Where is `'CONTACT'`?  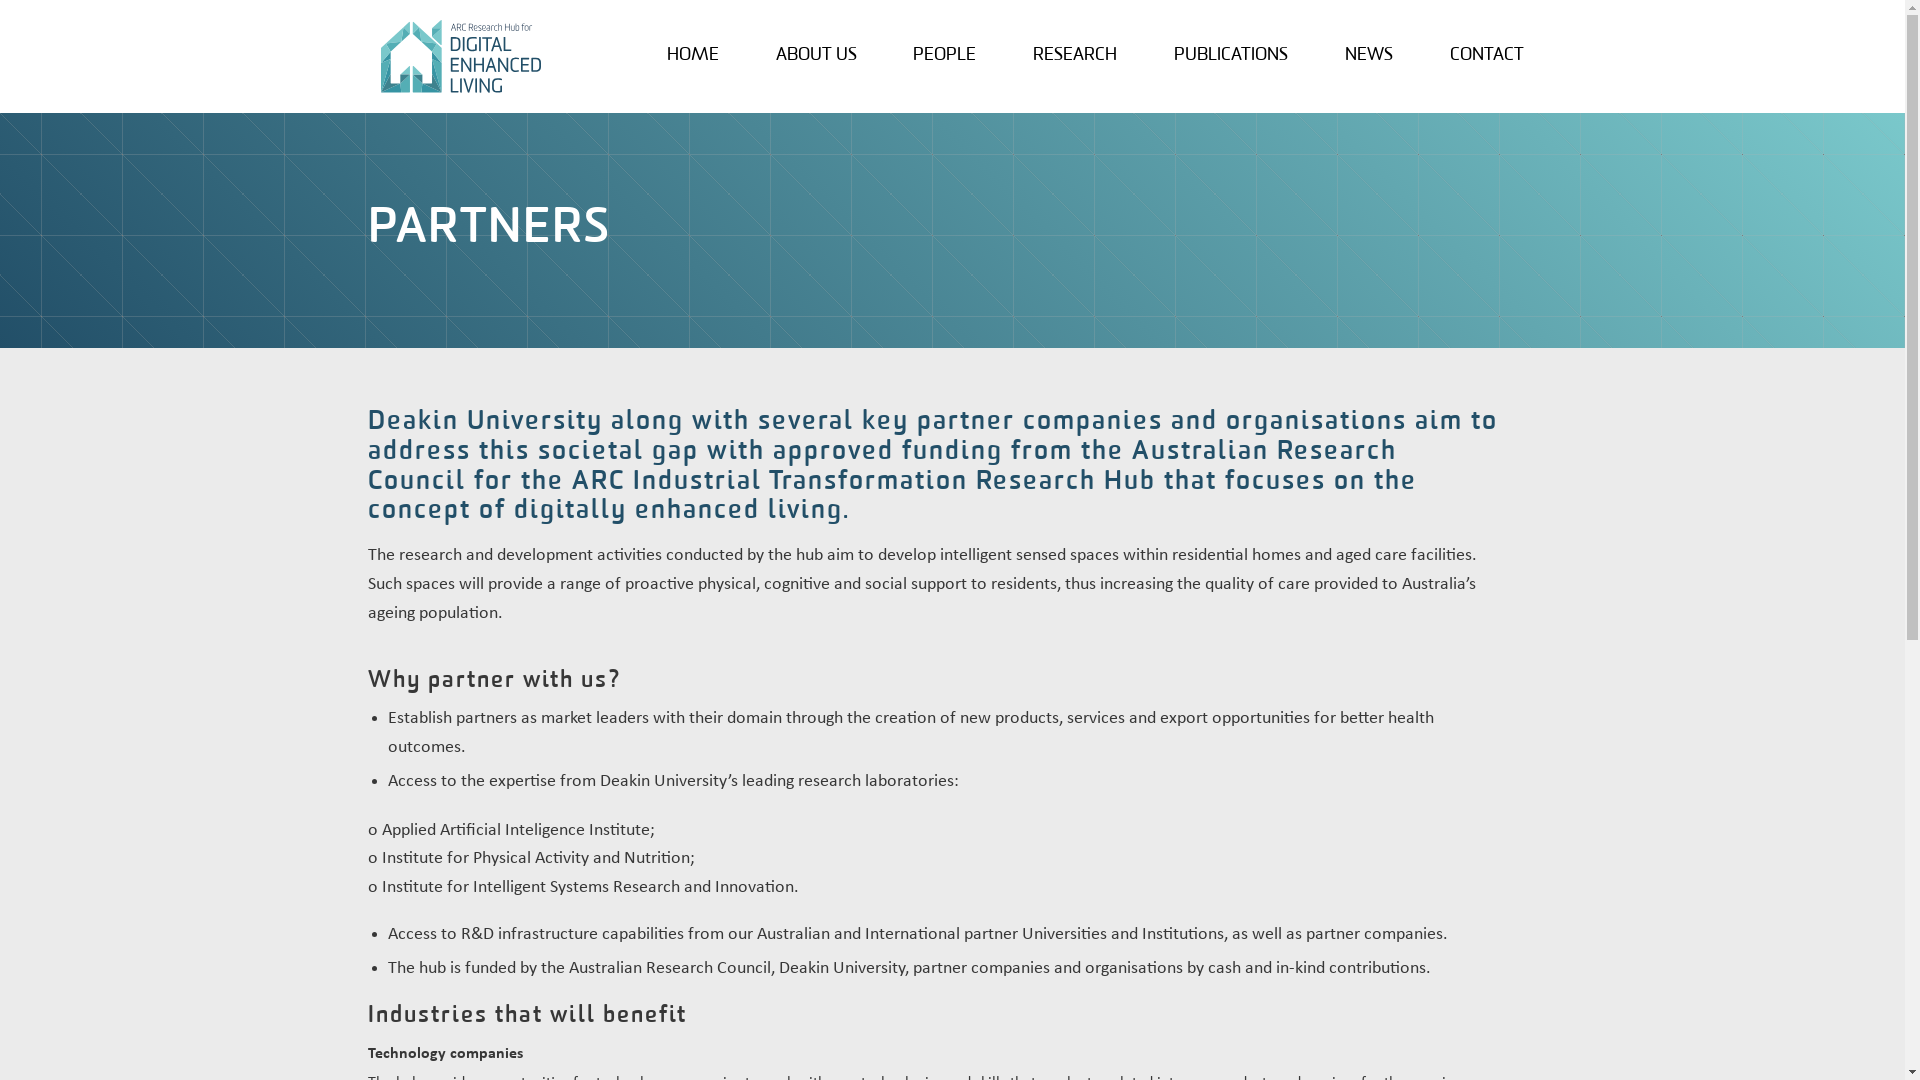
'CONTACT' is located at coordinates (1487, 55).